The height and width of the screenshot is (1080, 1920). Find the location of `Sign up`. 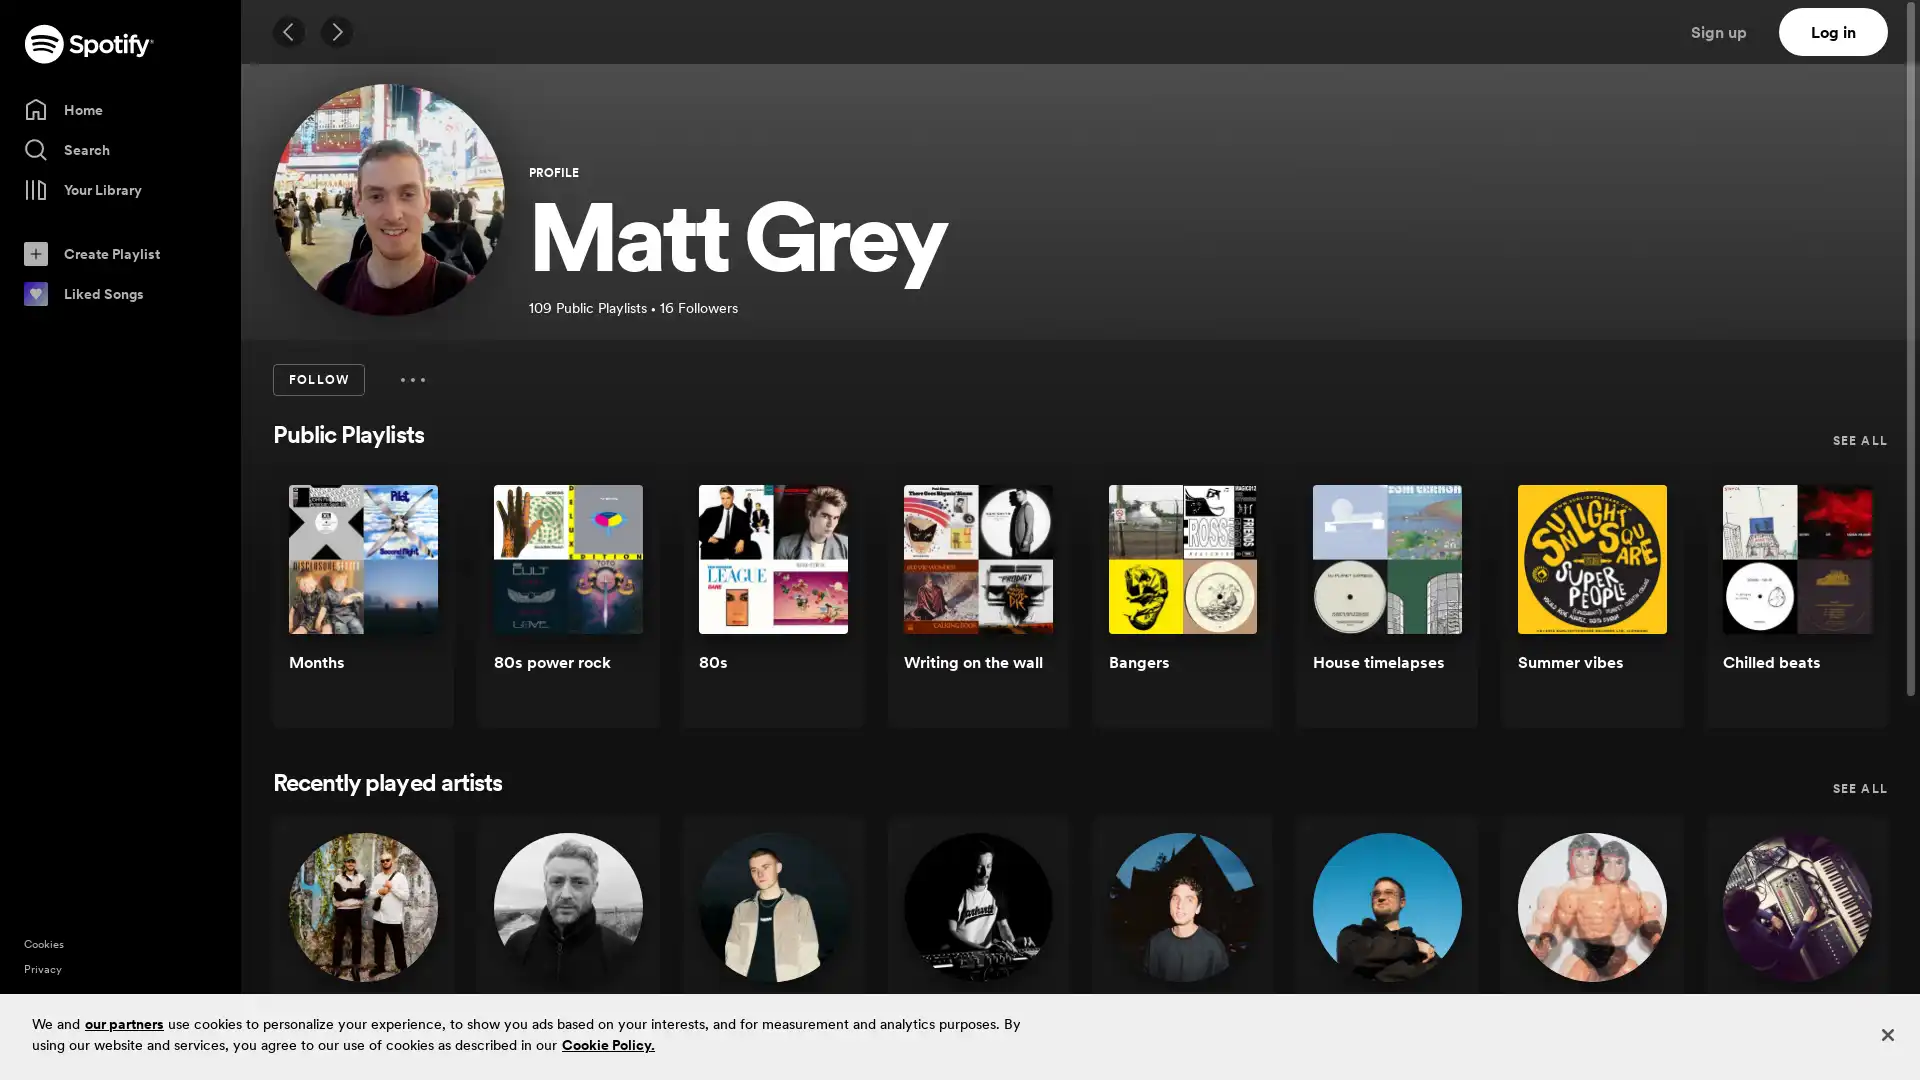

Sign up is located at coordinates (1730, 31).